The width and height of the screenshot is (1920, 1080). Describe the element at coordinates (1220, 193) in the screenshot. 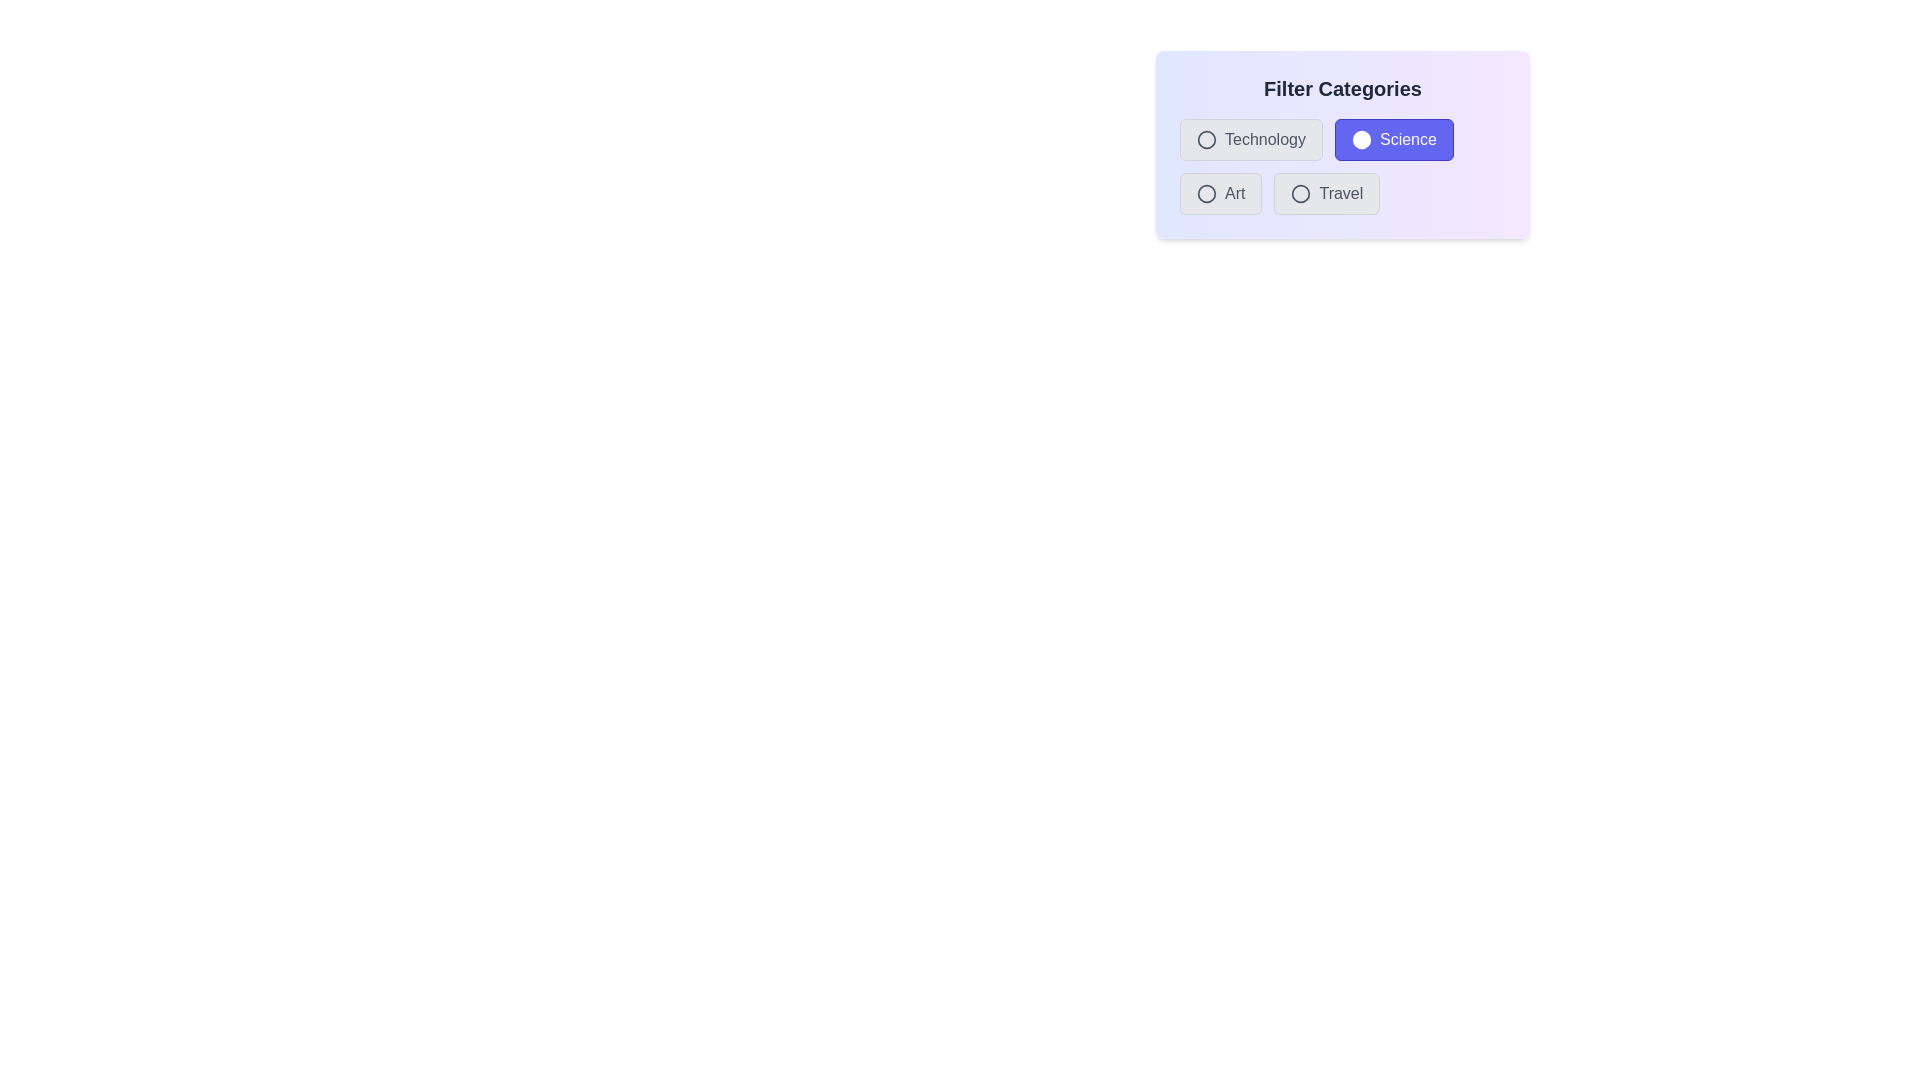

I see `the Art button to observe the hover effect` at that location.